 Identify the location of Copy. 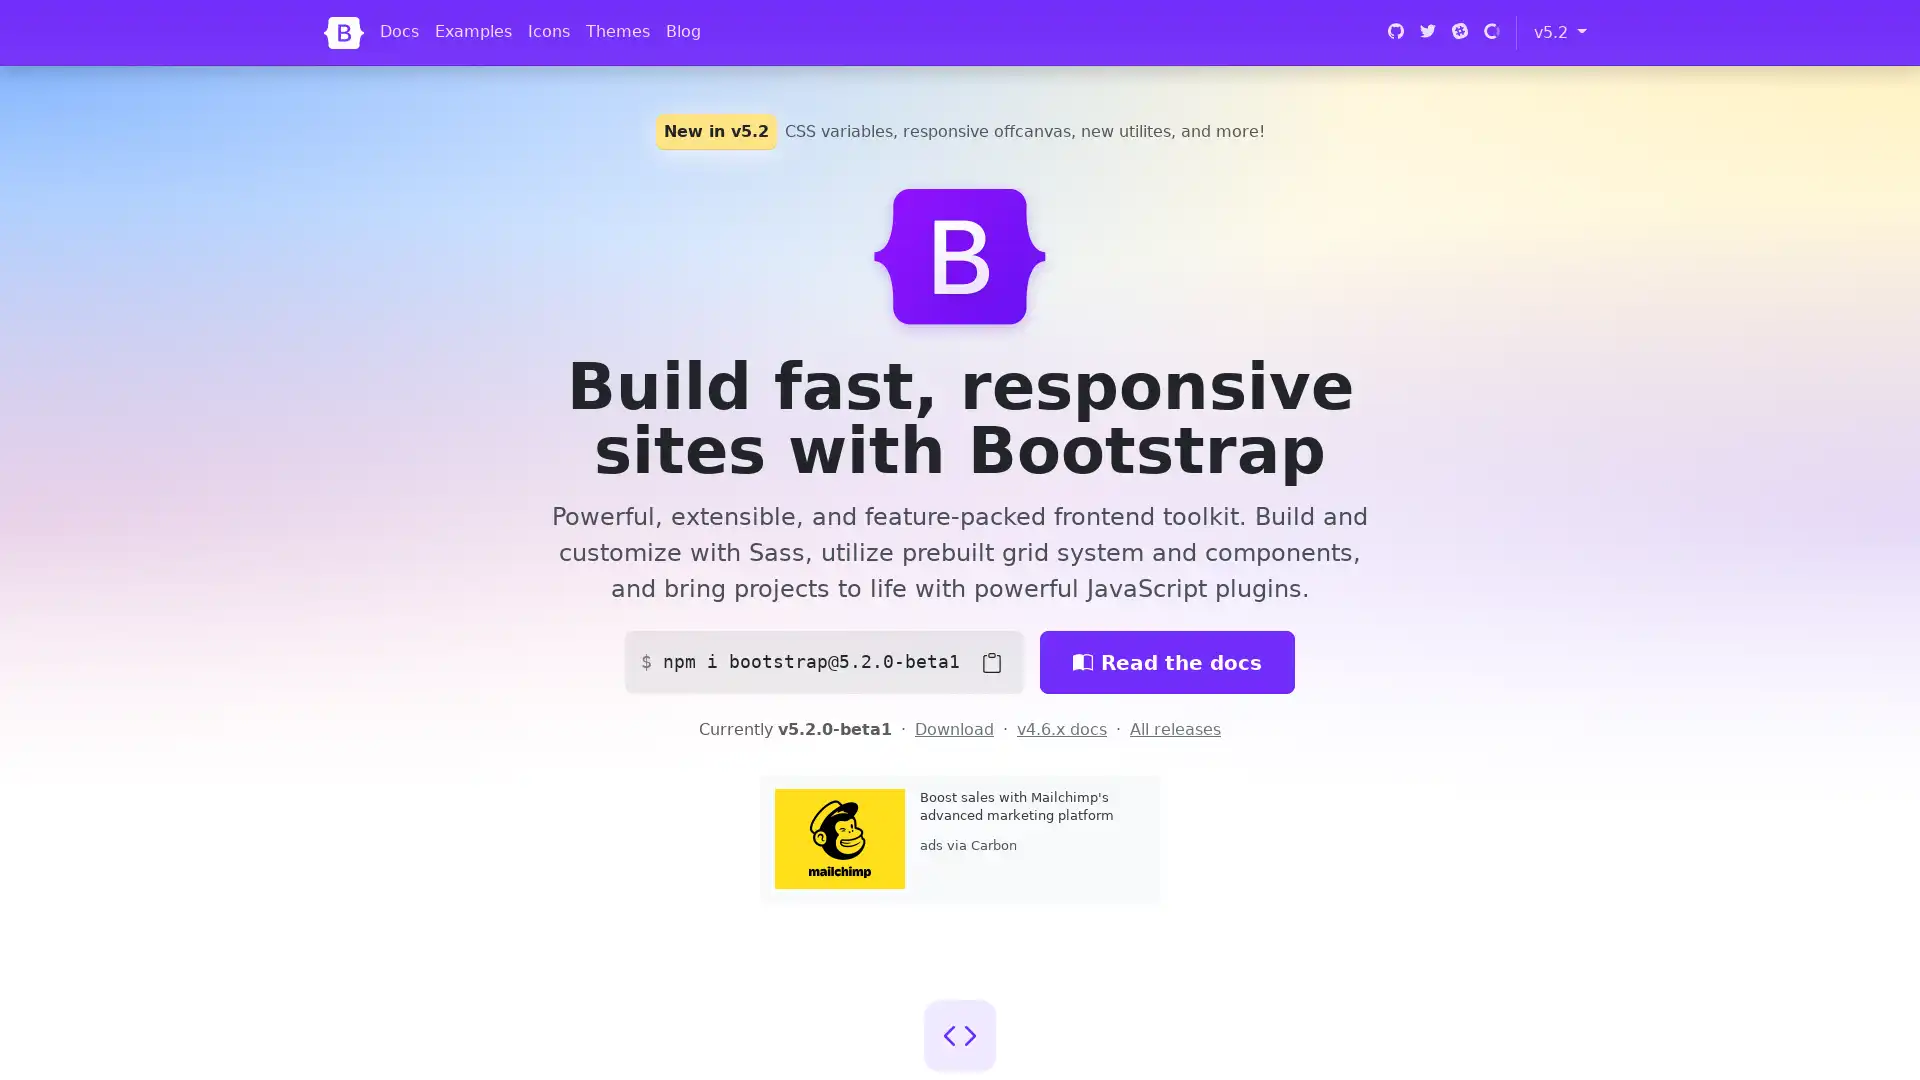
(992, 661).